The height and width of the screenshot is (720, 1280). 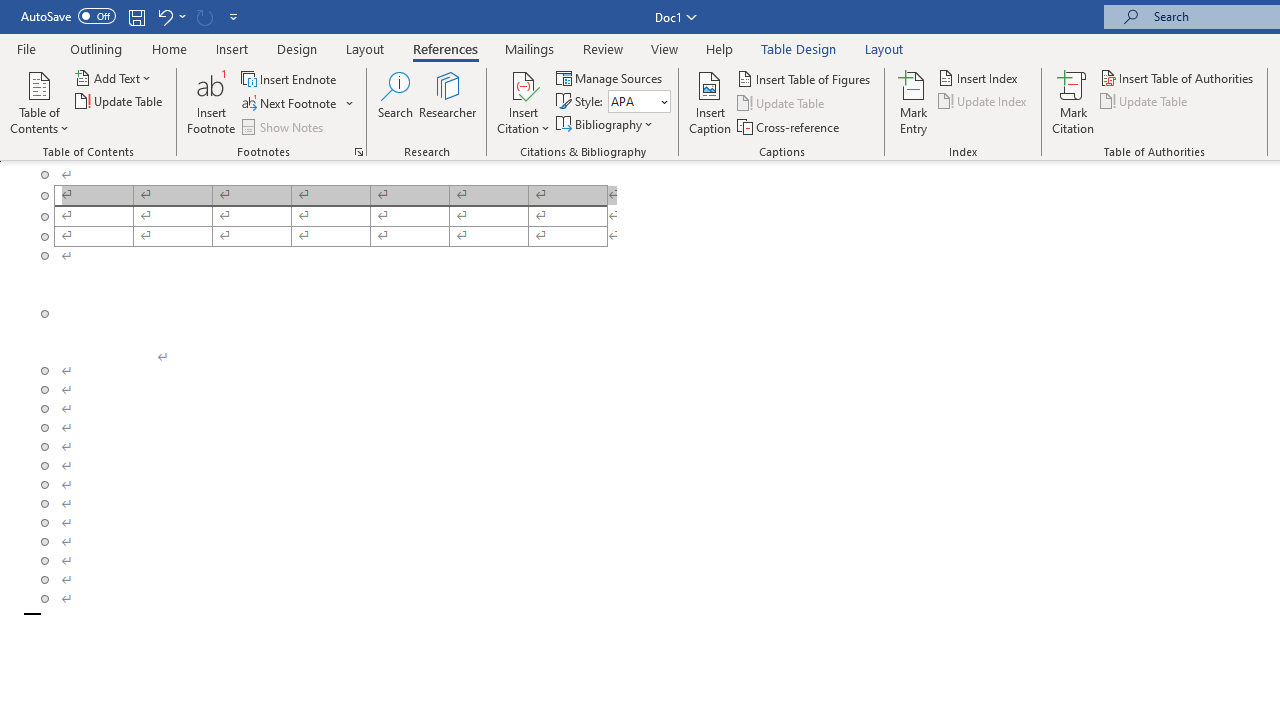 I want to click on 'Insert Footnote', so click(x=211, y=103).